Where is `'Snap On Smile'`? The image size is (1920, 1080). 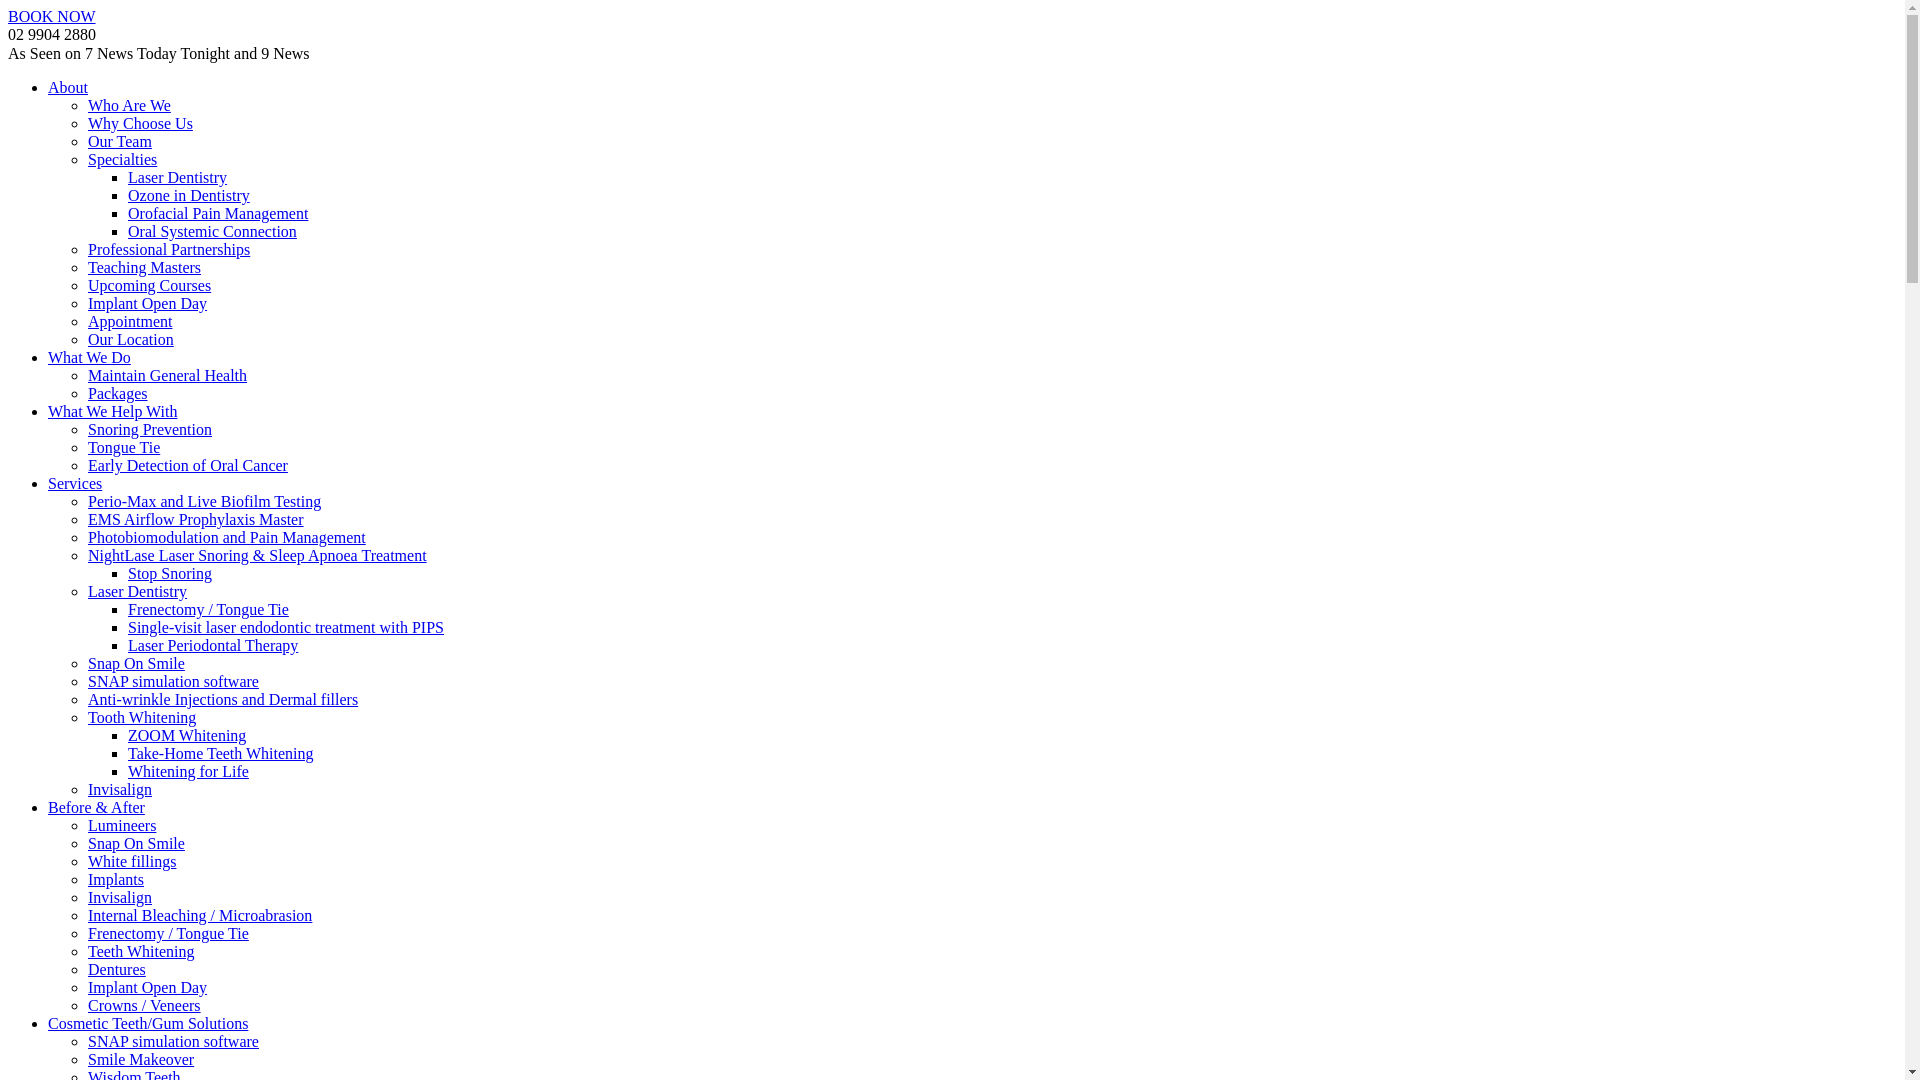 'Snap On Smile' is located at coordinates (135, 663).